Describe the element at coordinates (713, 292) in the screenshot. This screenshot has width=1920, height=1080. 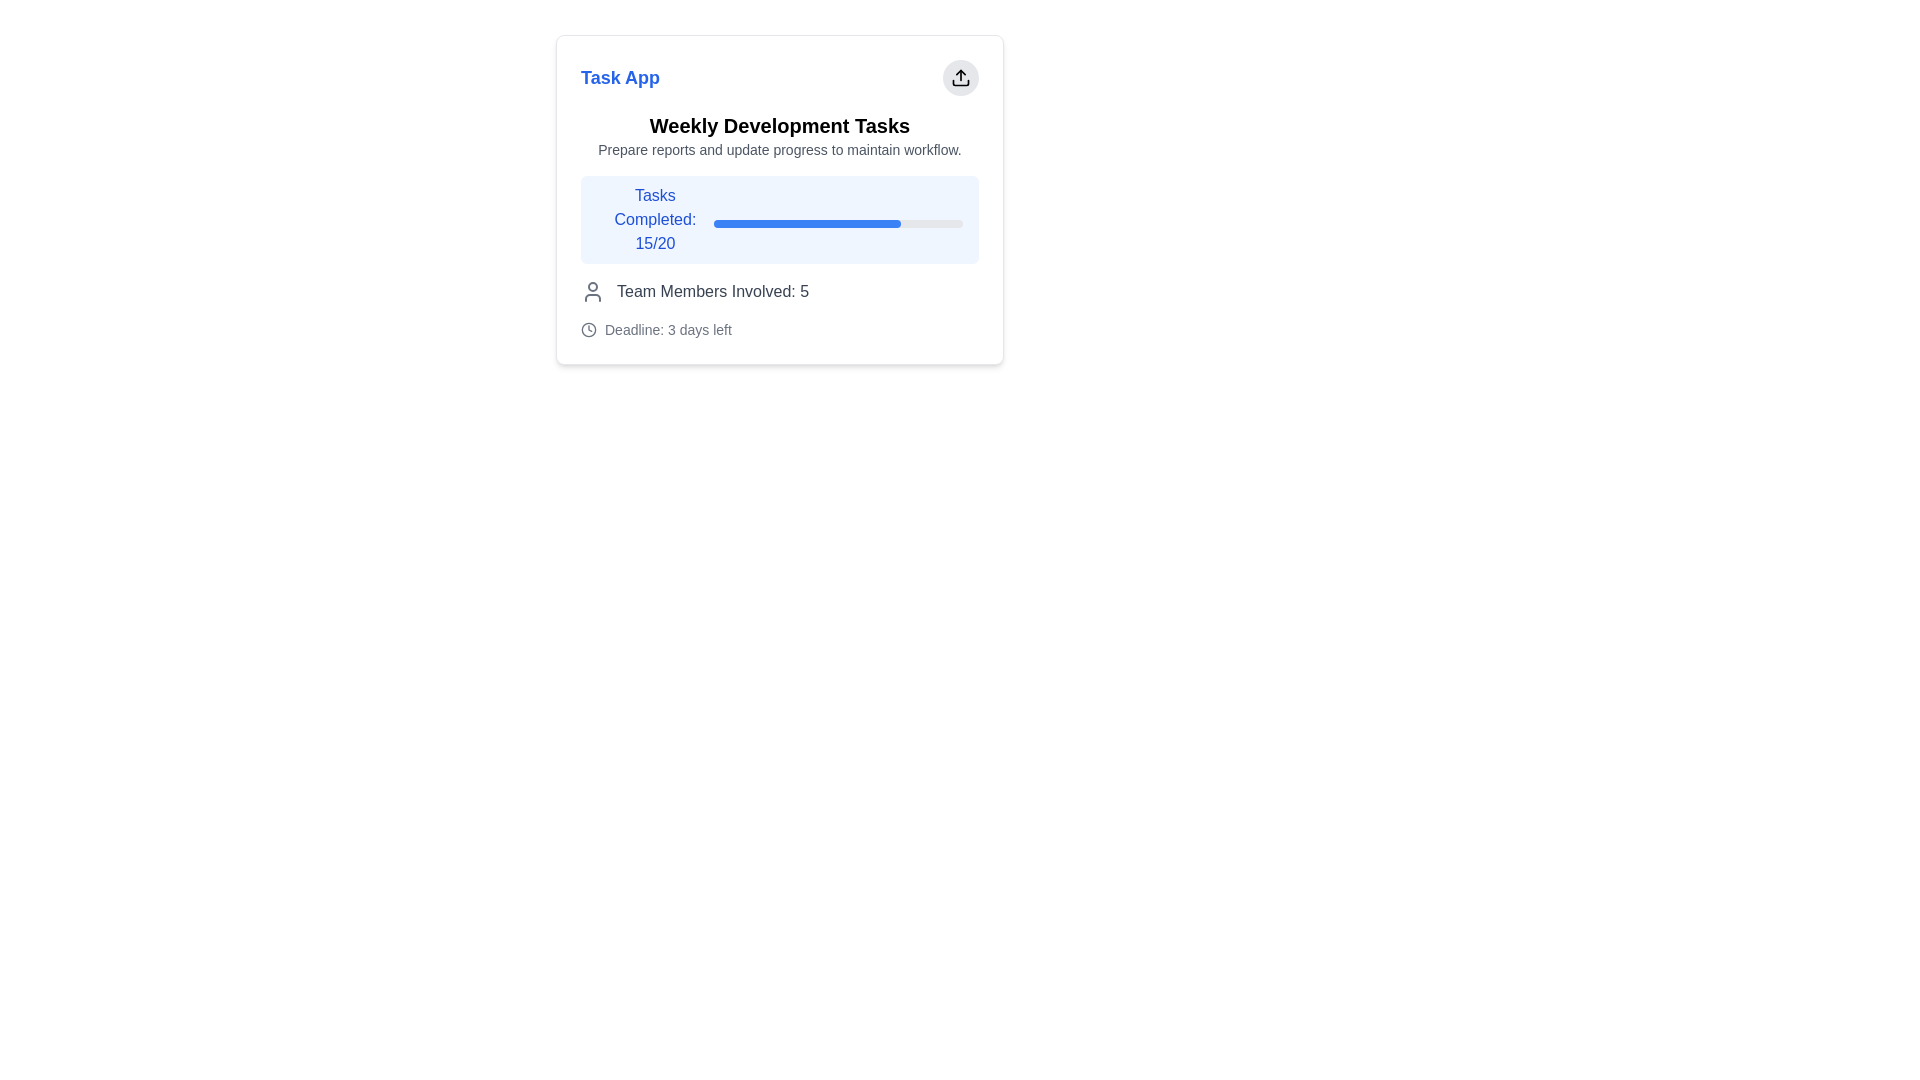
I see `the static text element displaying the number of team members involved in the task, which is currently 5, located in the bottom-left section of the card interface` at that location.